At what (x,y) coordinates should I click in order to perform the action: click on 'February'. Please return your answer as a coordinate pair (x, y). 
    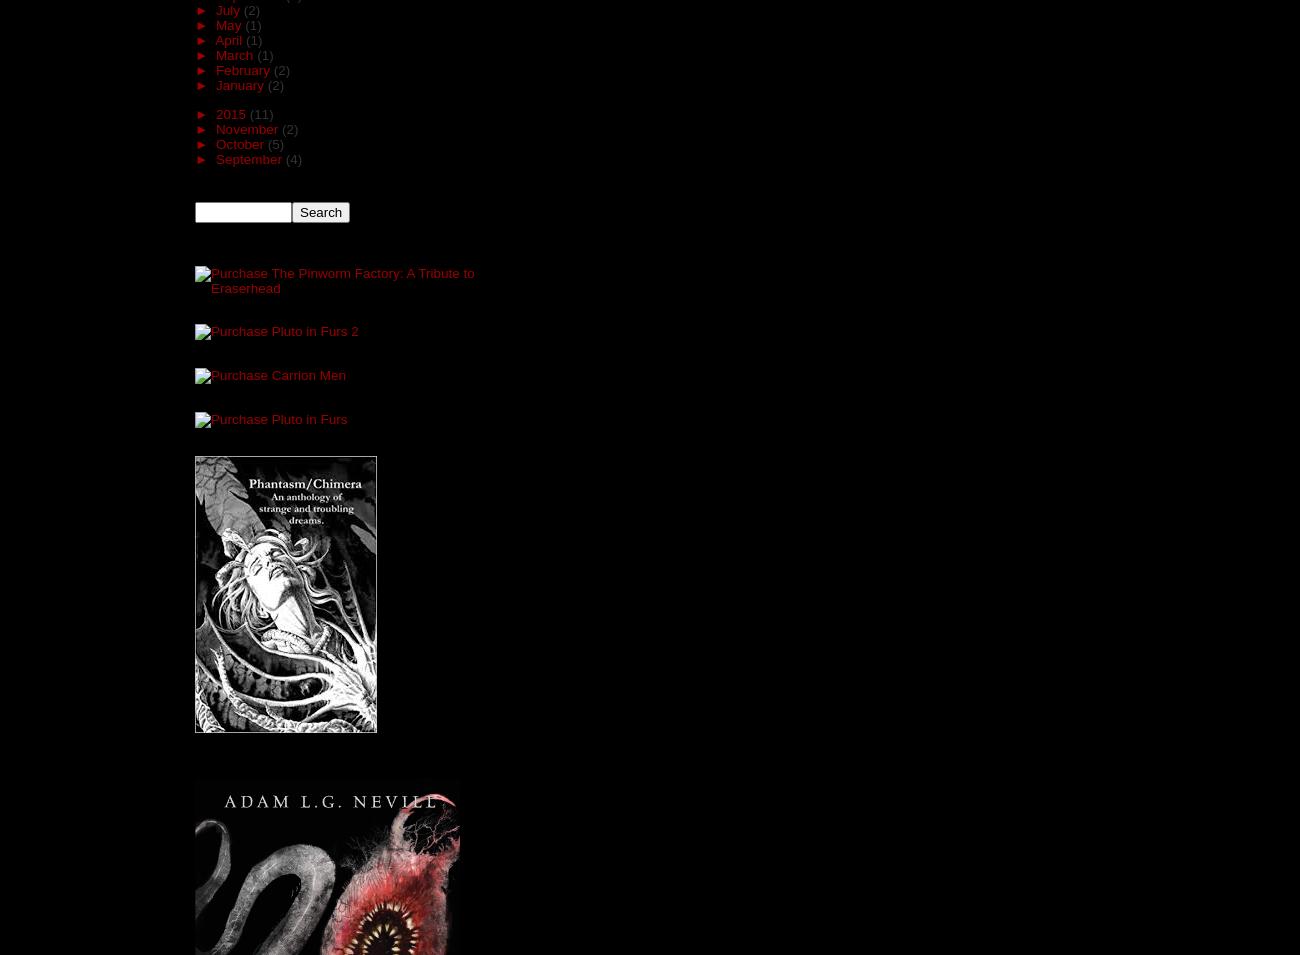
    Looking at the image, I should click on (243, 69).